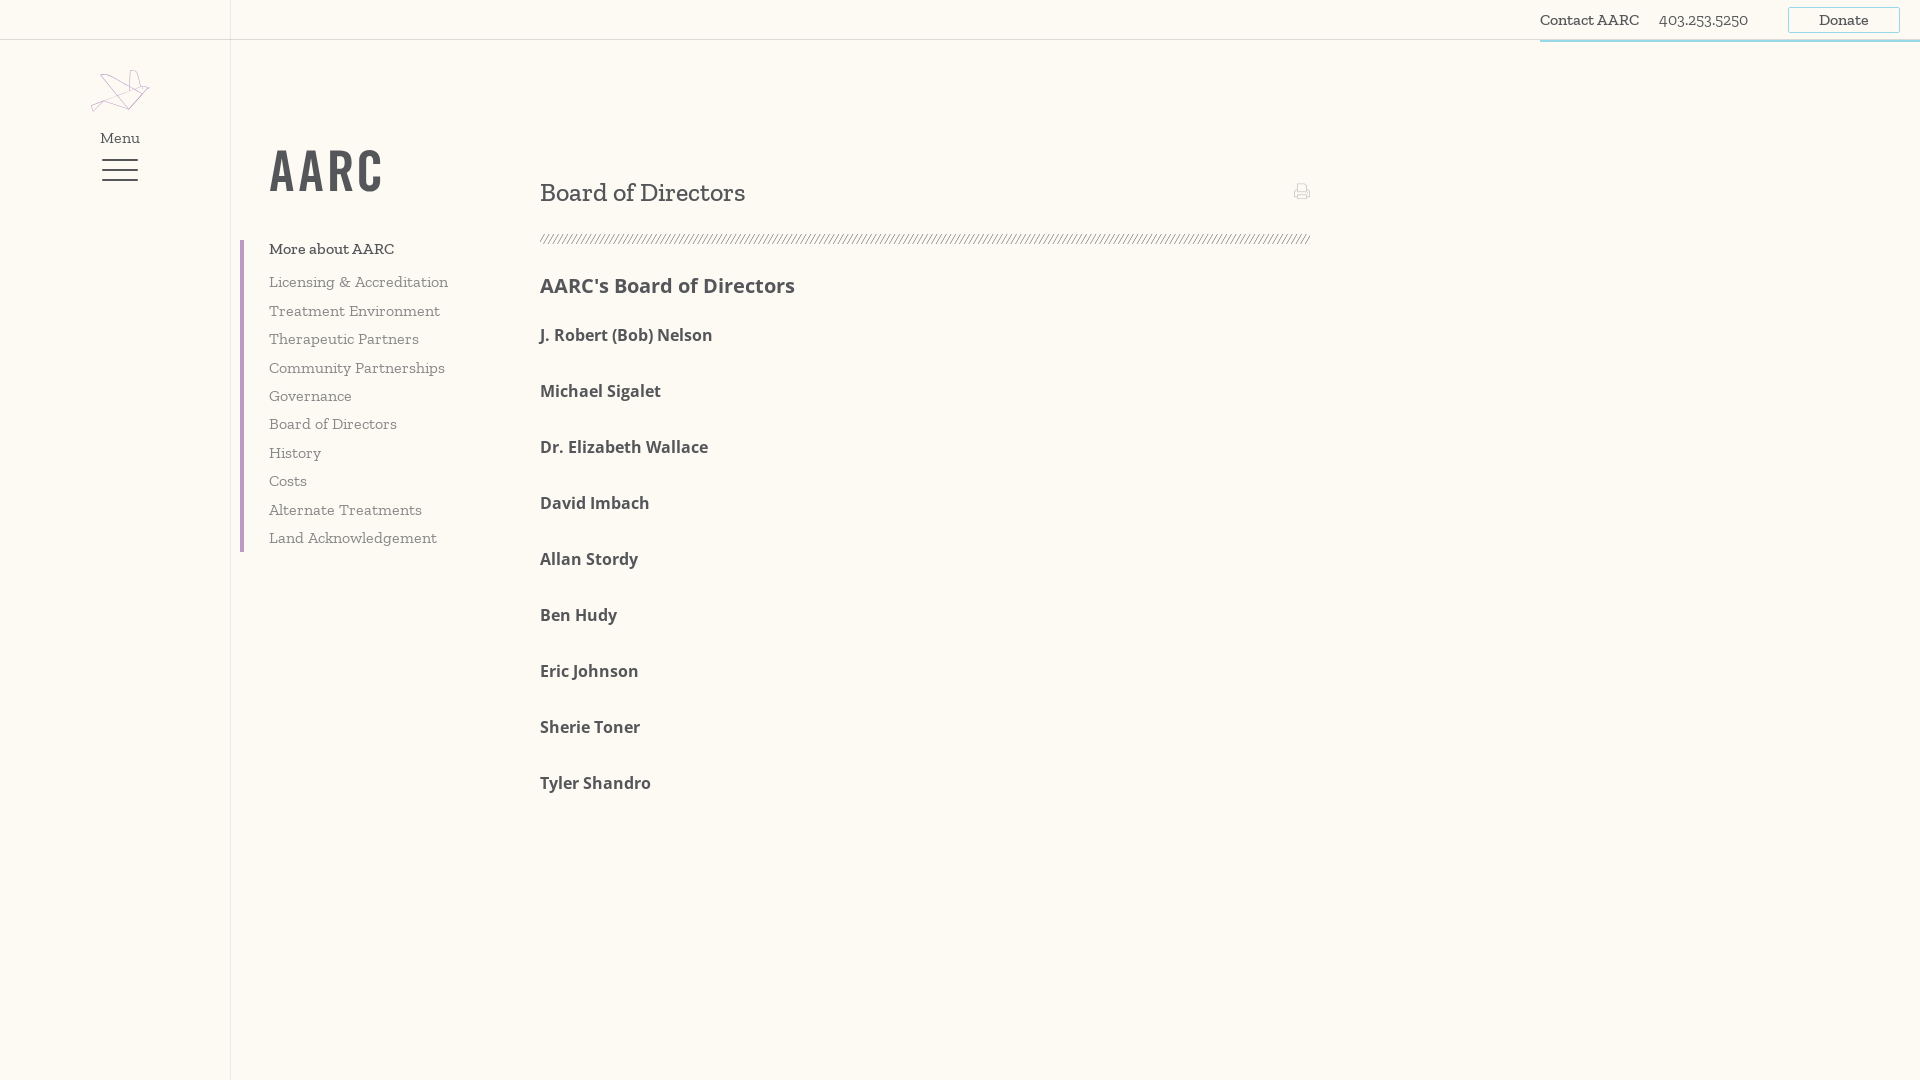  Describe the element at coordinates (374, 396) in the screenshot. I see `'Governance'` at that location.